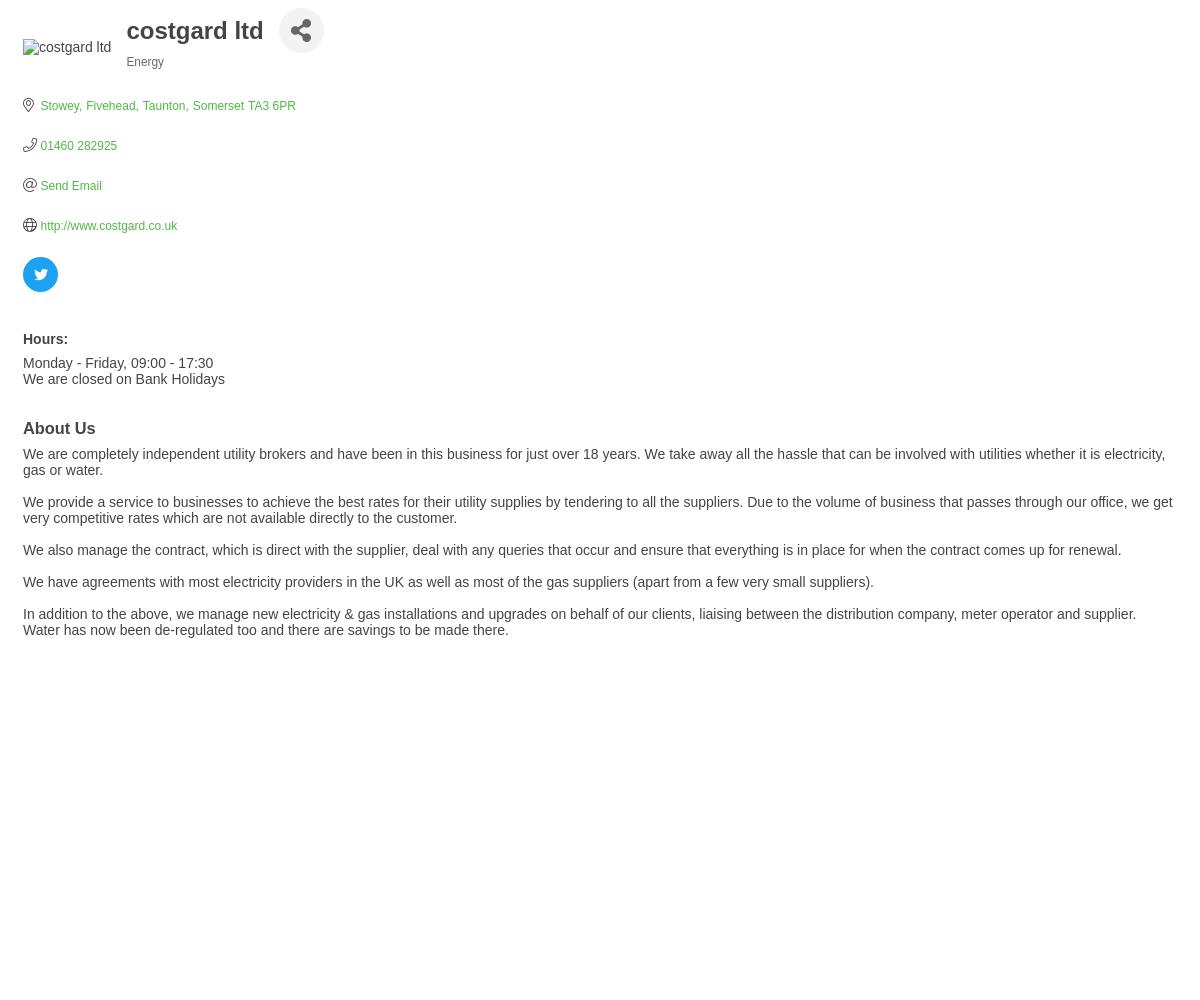 The height and width of the screenshot is (1000, 1200). I want to click on '01460 282925', so click(78, 146).